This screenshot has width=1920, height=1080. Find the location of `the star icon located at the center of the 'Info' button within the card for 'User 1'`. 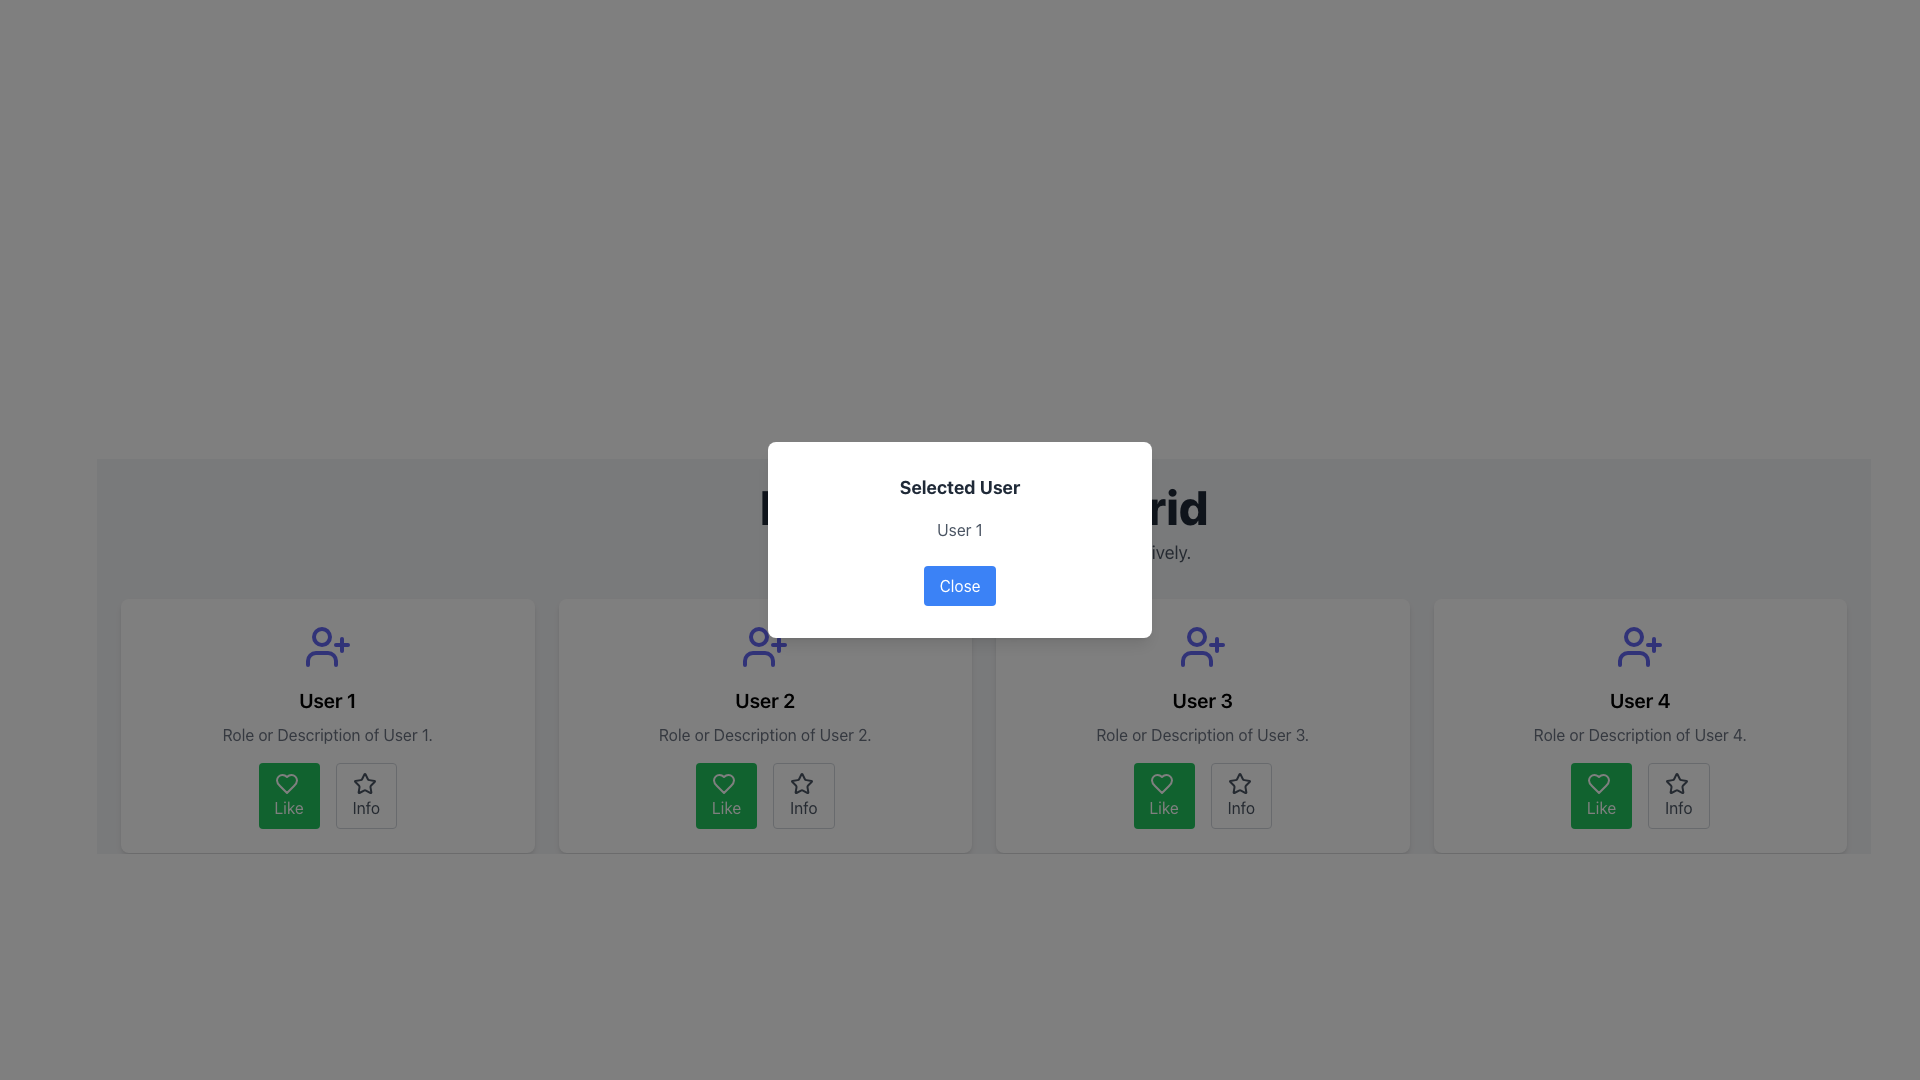

the star icon located at the center of the 'Info' button within the card for 'User 1' is located at coordinates (364, 782).